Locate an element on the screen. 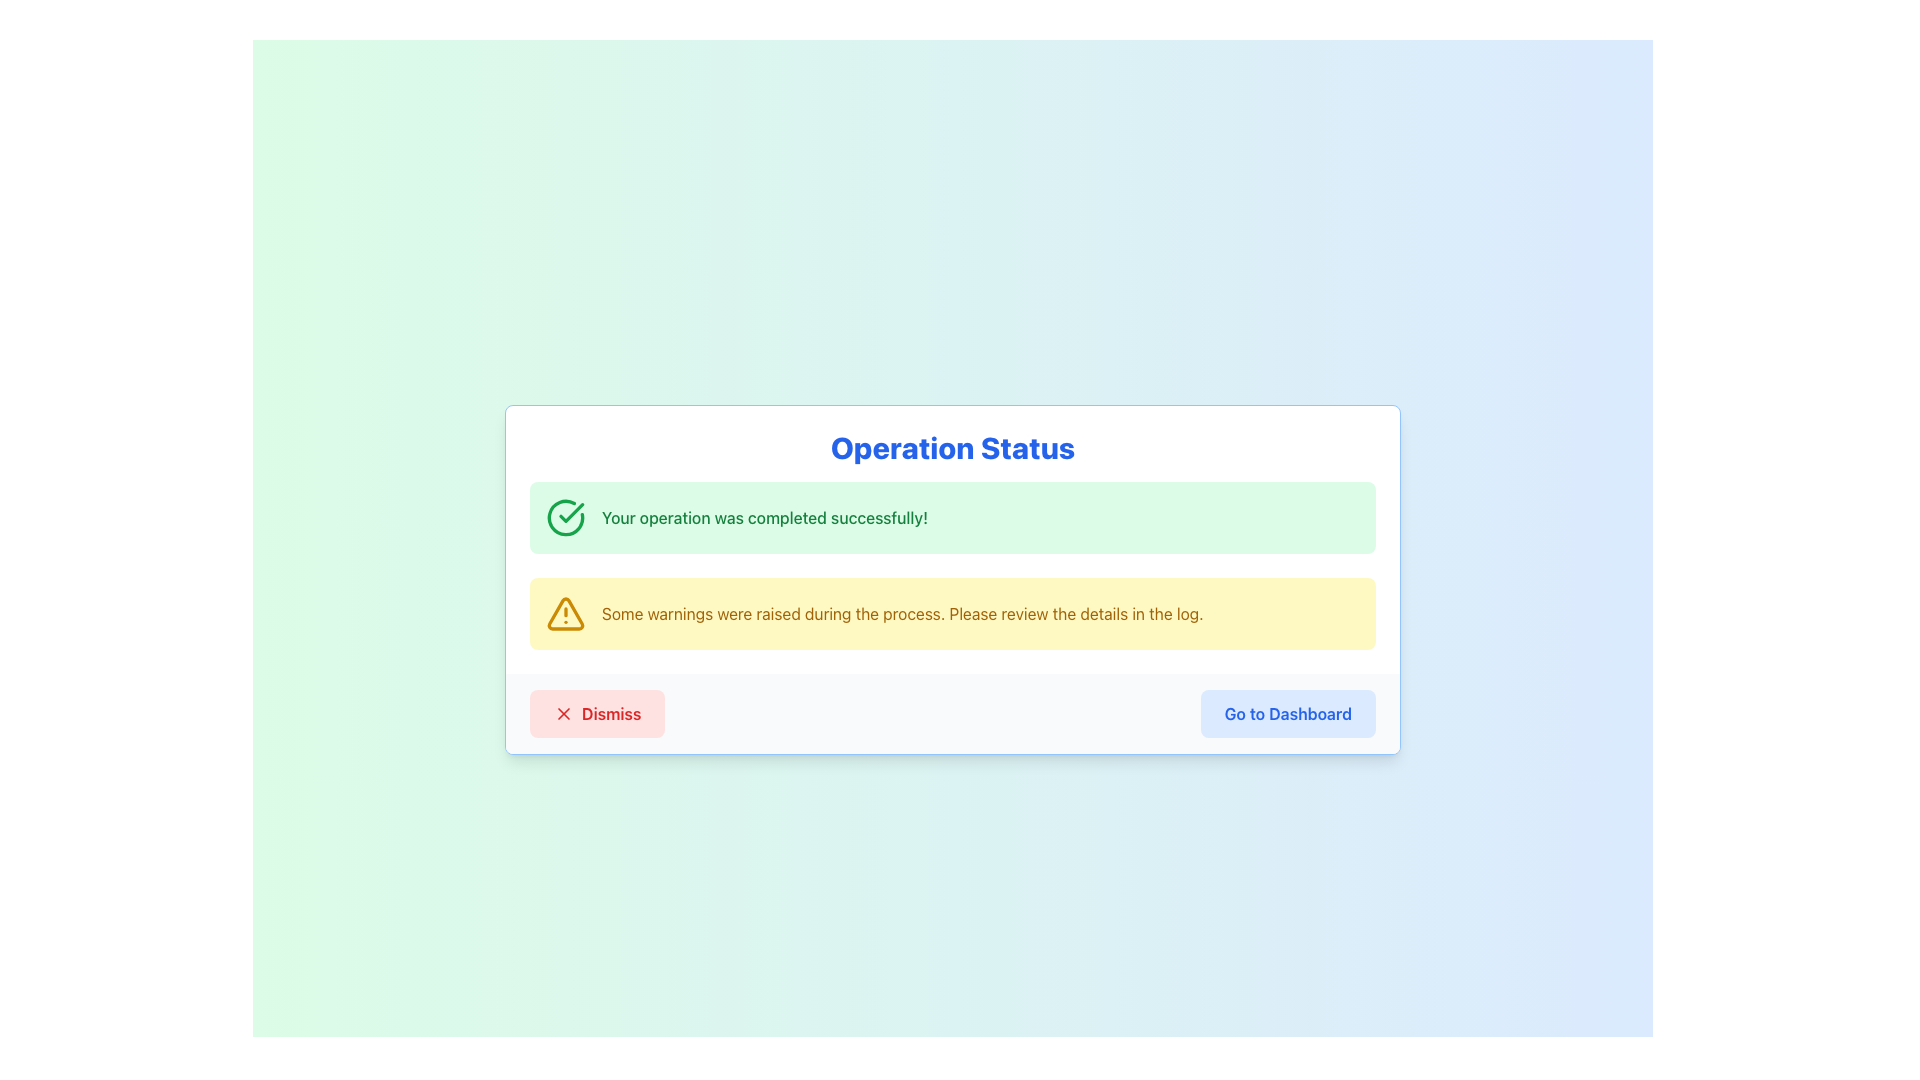 This screenshot has height=1080, width=1920. the 'Dismiss' button, which has a light red background and red text, located in the bottom notification panel to activate hover effects is located at coordinates (596, 712).